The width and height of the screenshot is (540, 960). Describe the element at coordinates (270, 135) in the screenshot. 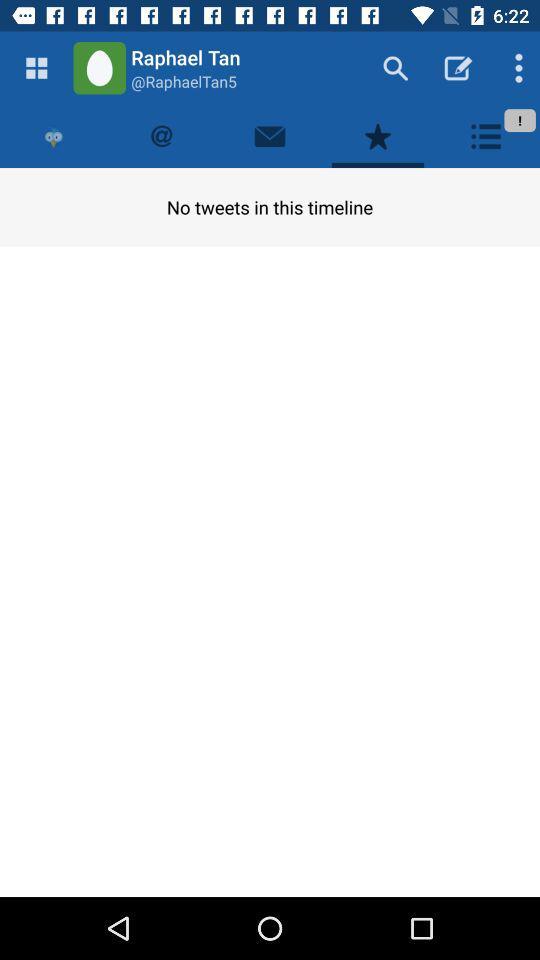

I see `icon above no tweets in` at that location.